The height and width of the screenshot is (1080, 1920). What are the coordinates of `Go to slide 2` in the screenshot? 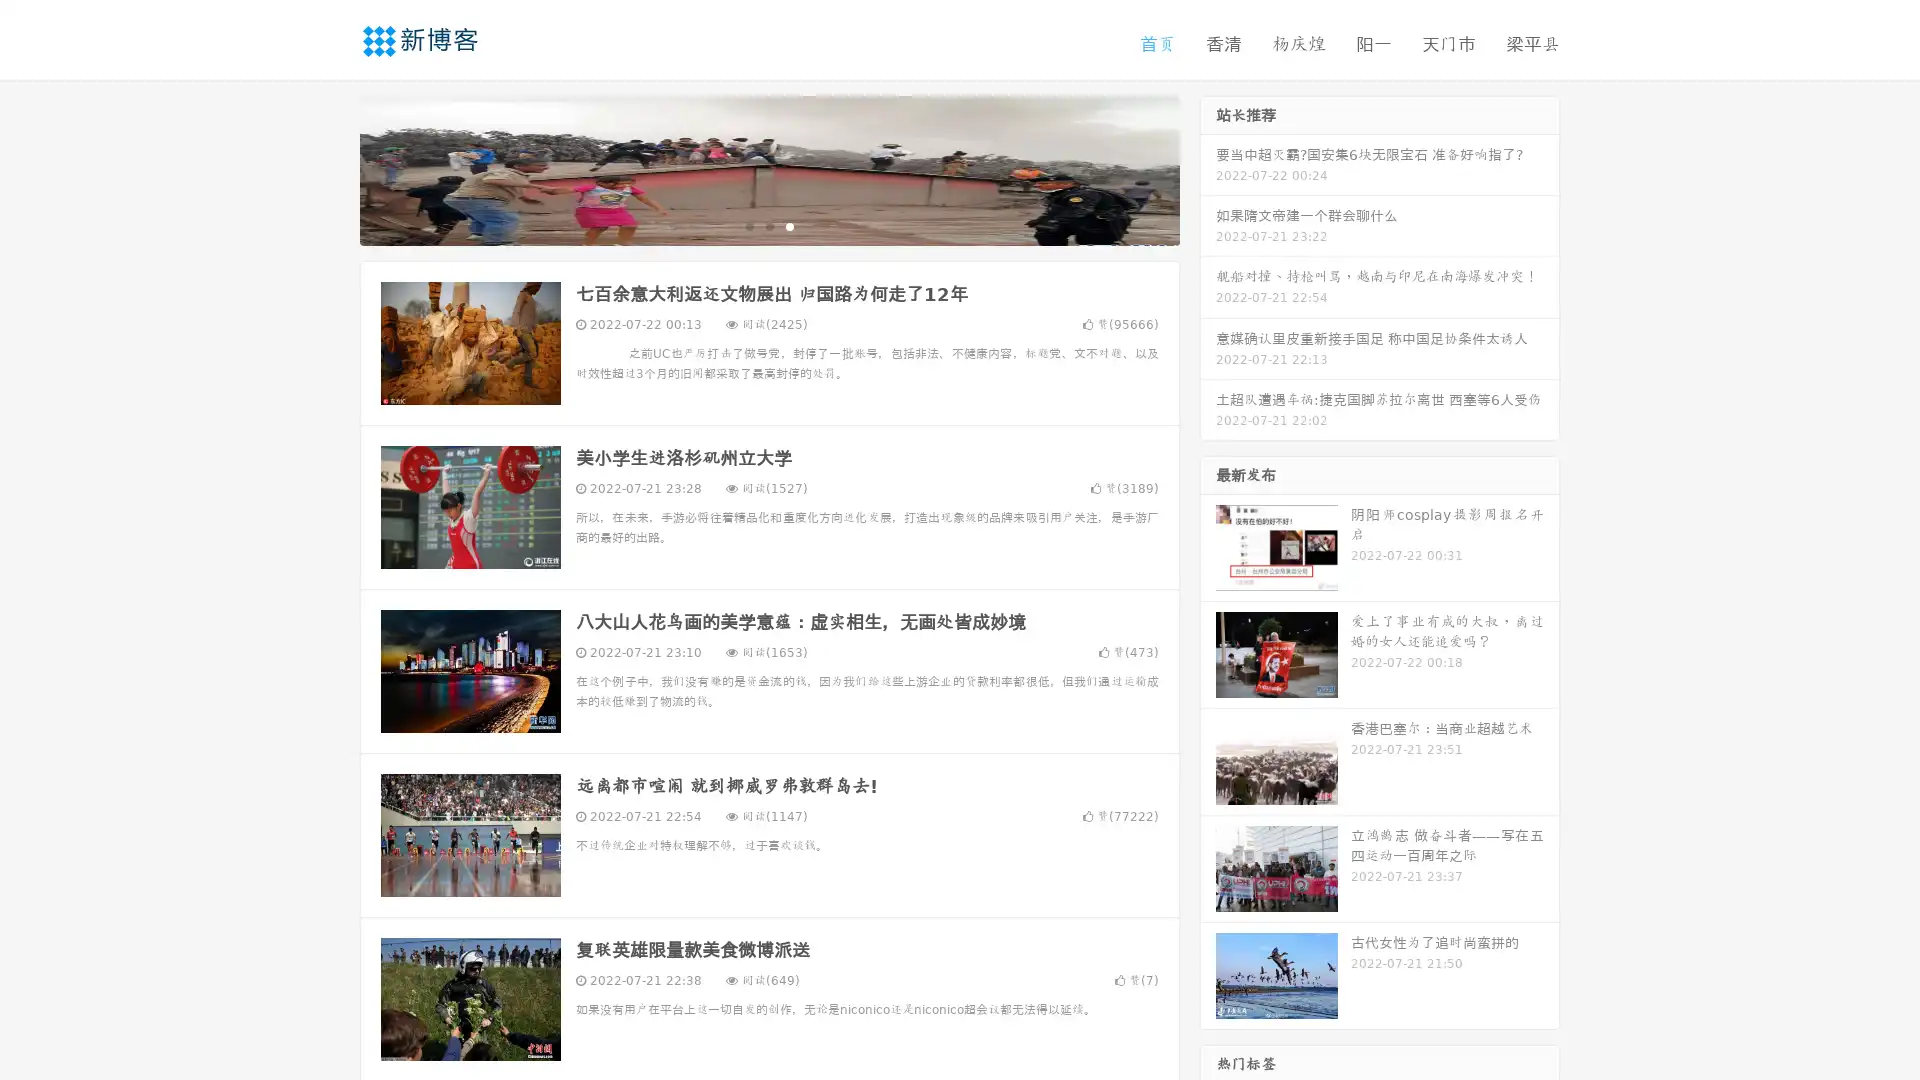 It's located at (768, 225).